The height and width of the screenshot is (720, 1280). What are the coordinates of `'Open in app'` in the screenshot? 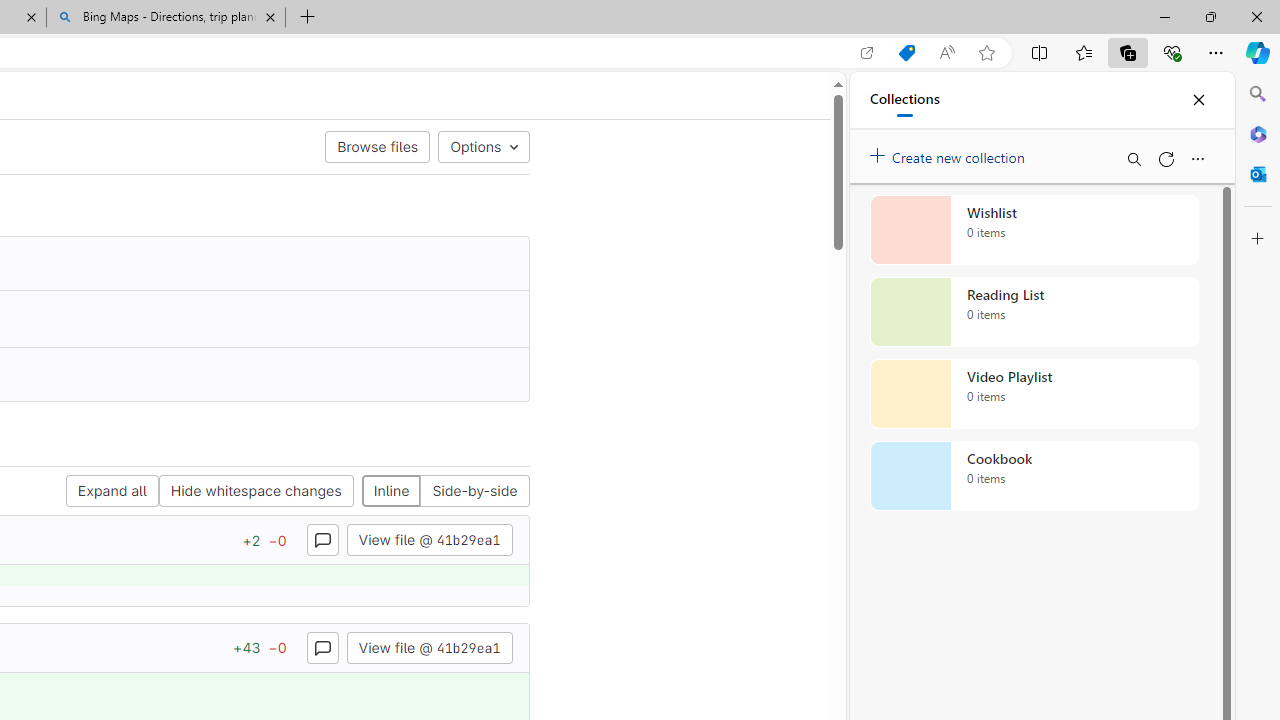 It's located at (867, 52).